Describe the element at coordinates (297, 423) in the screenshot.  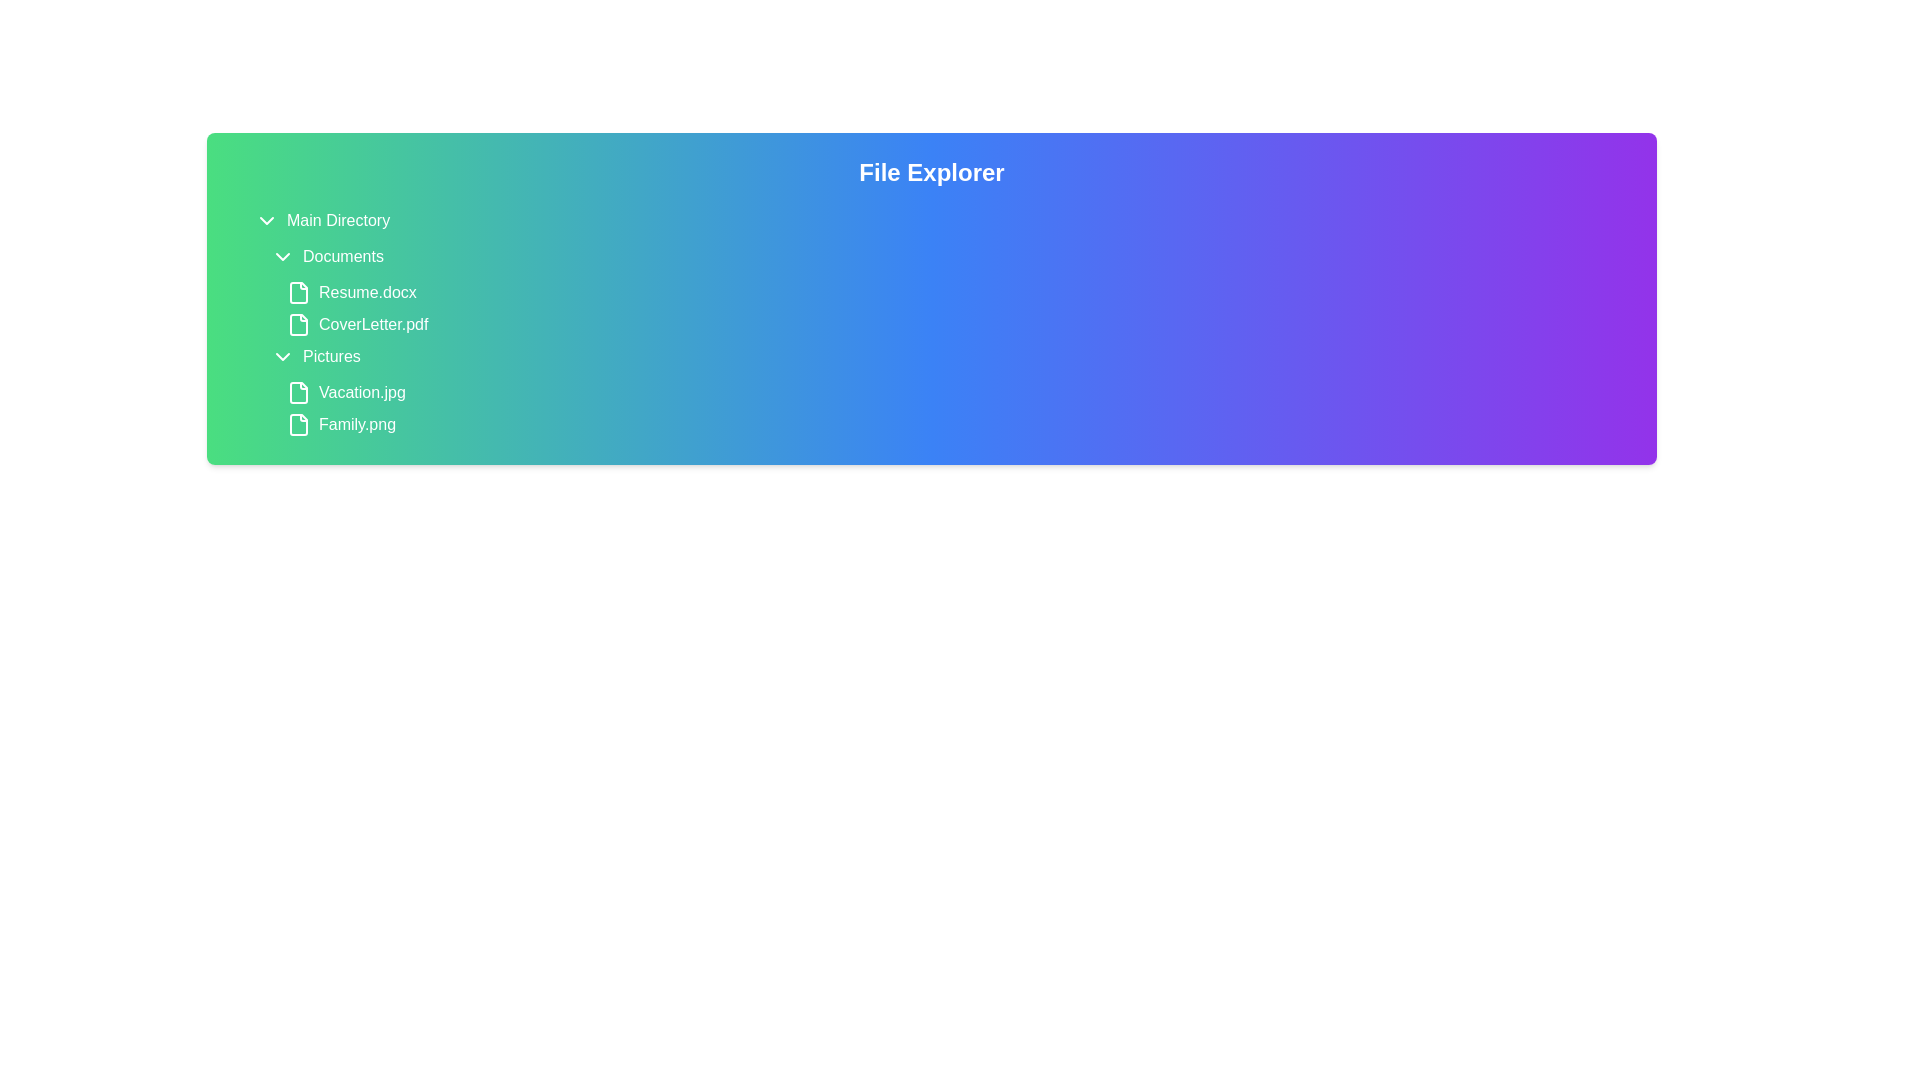
I see `the 'Family.png' icon located` at that location.